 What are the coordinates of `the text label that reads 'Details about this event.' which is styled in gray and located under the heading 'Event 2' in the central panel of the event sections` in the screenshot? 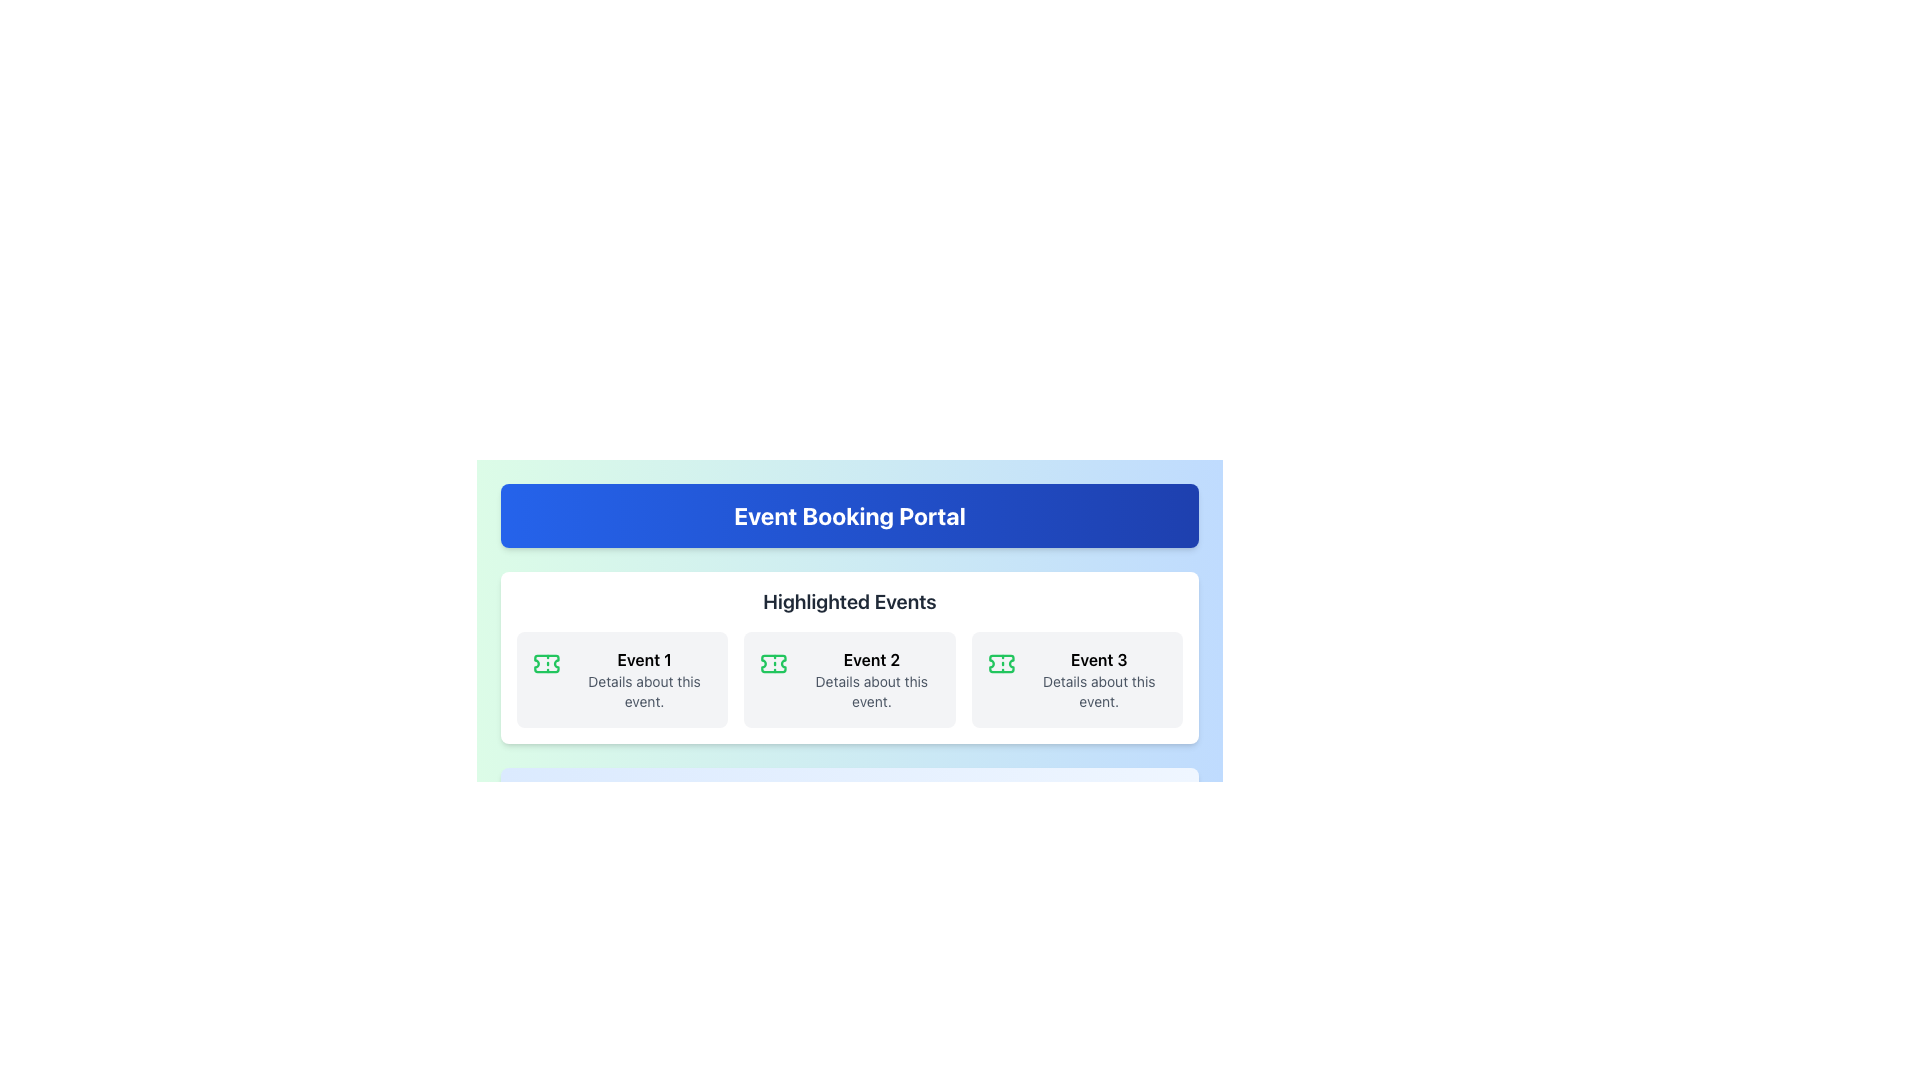 It's located at (871, 690).